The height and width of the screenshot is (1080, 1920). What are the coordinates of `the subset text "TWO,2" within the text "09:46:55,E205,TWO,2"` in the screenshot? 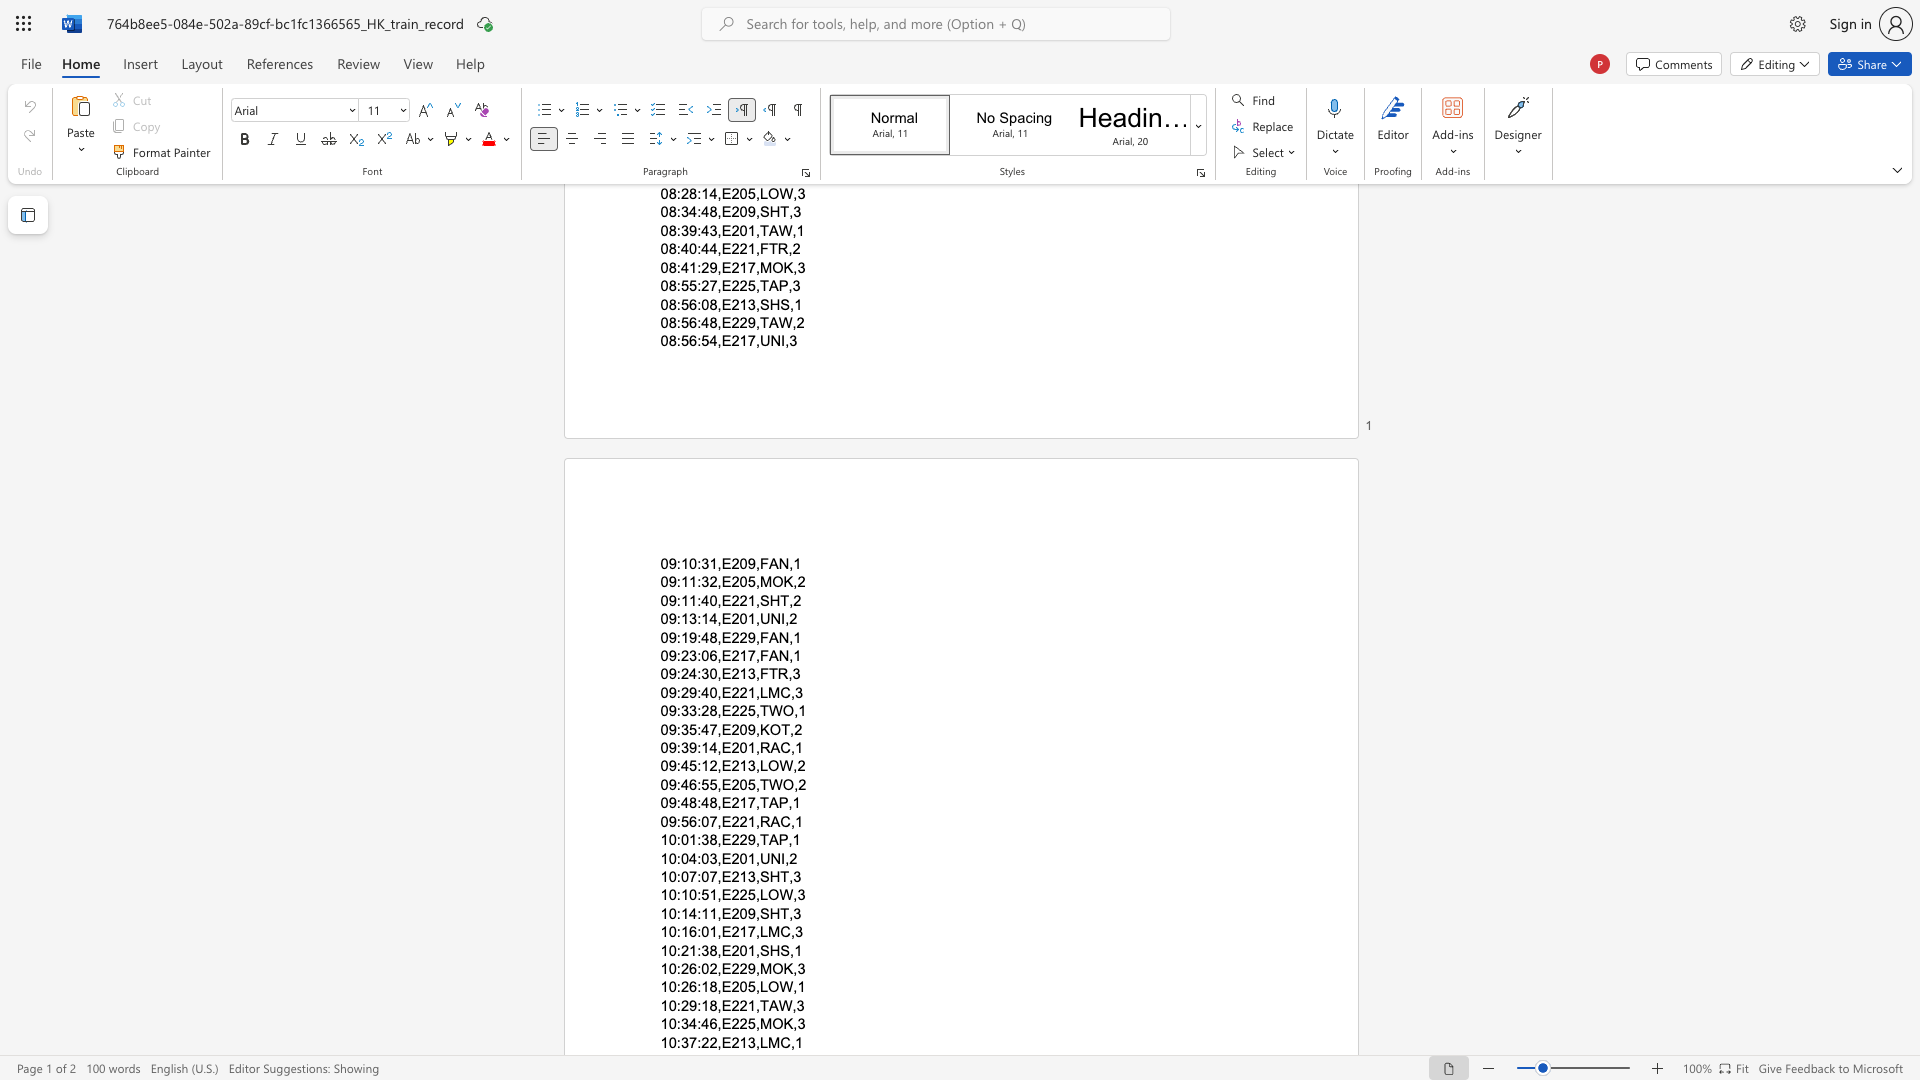 It's located at (758, 783).